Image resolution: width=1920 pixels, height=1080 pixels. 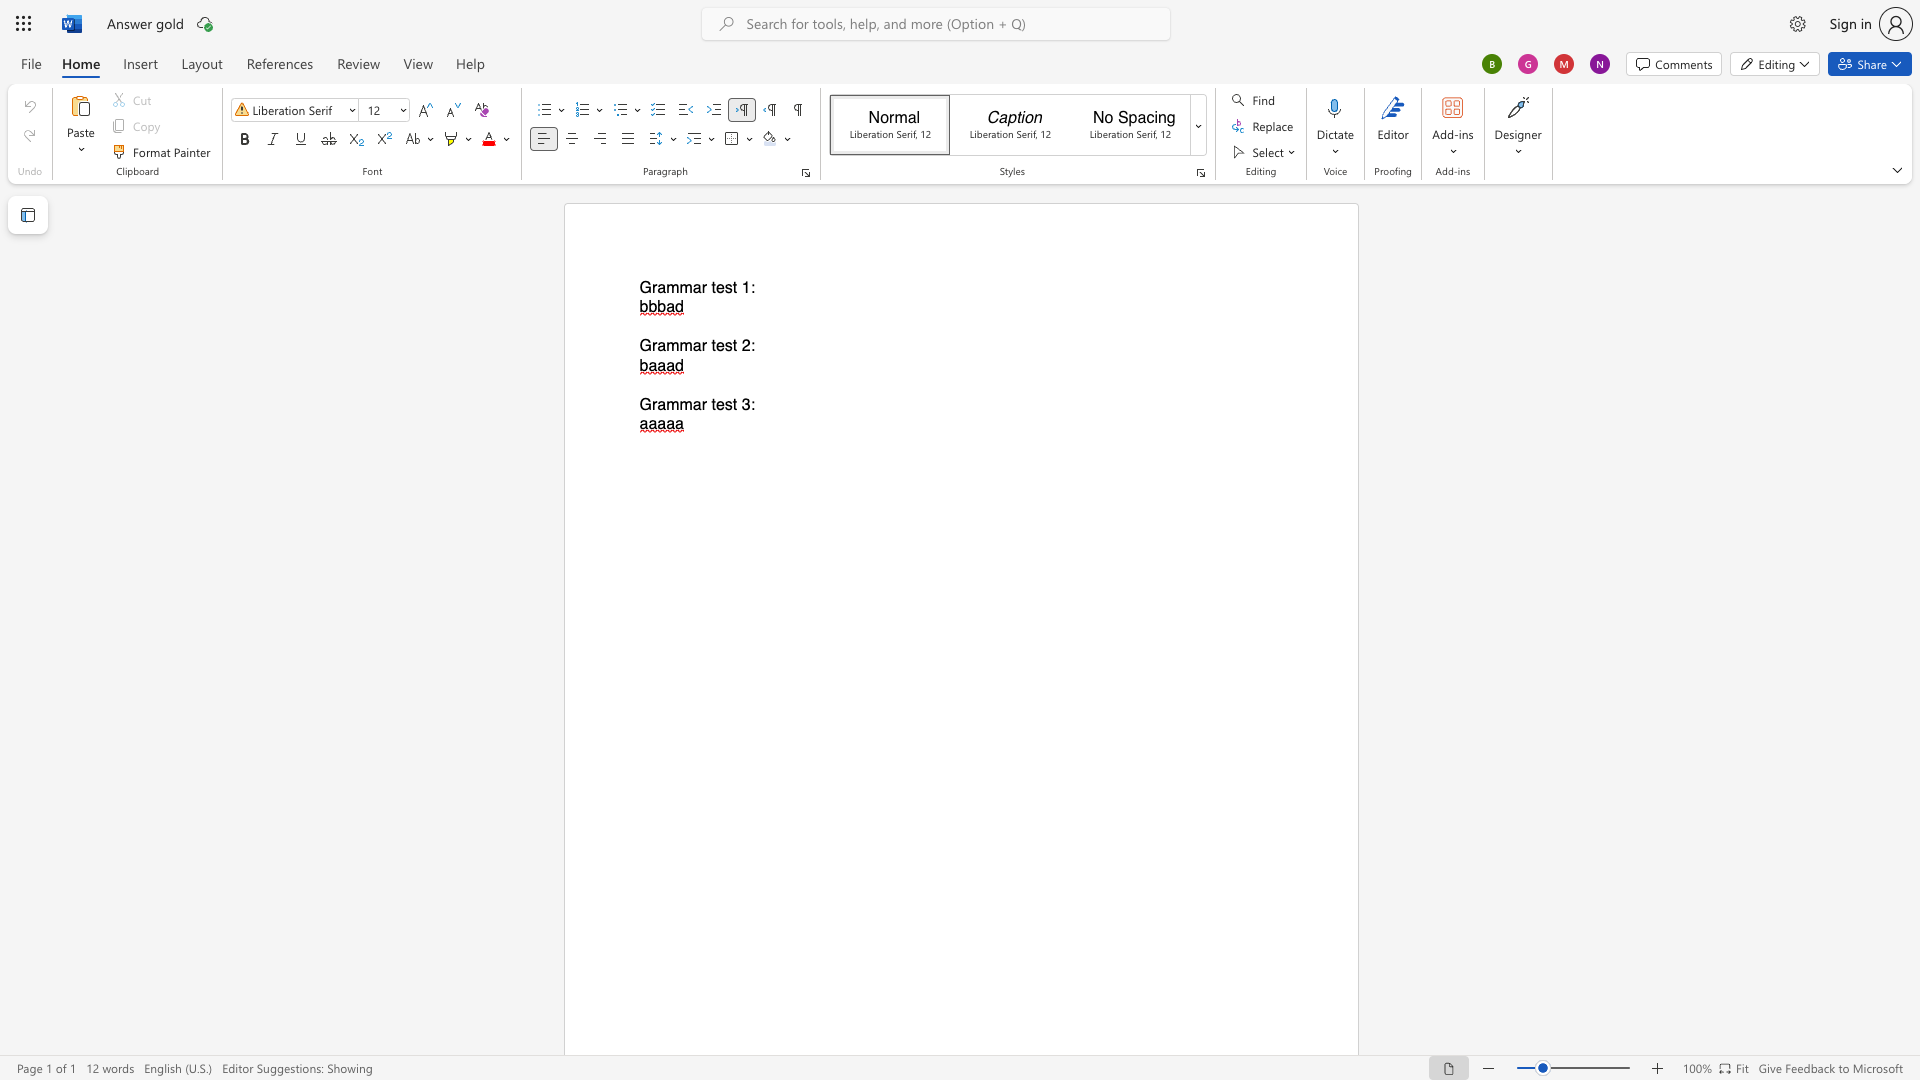 I want to click on the space between the continuous character "a" and "r" in the text, so click(x=700, y=404).